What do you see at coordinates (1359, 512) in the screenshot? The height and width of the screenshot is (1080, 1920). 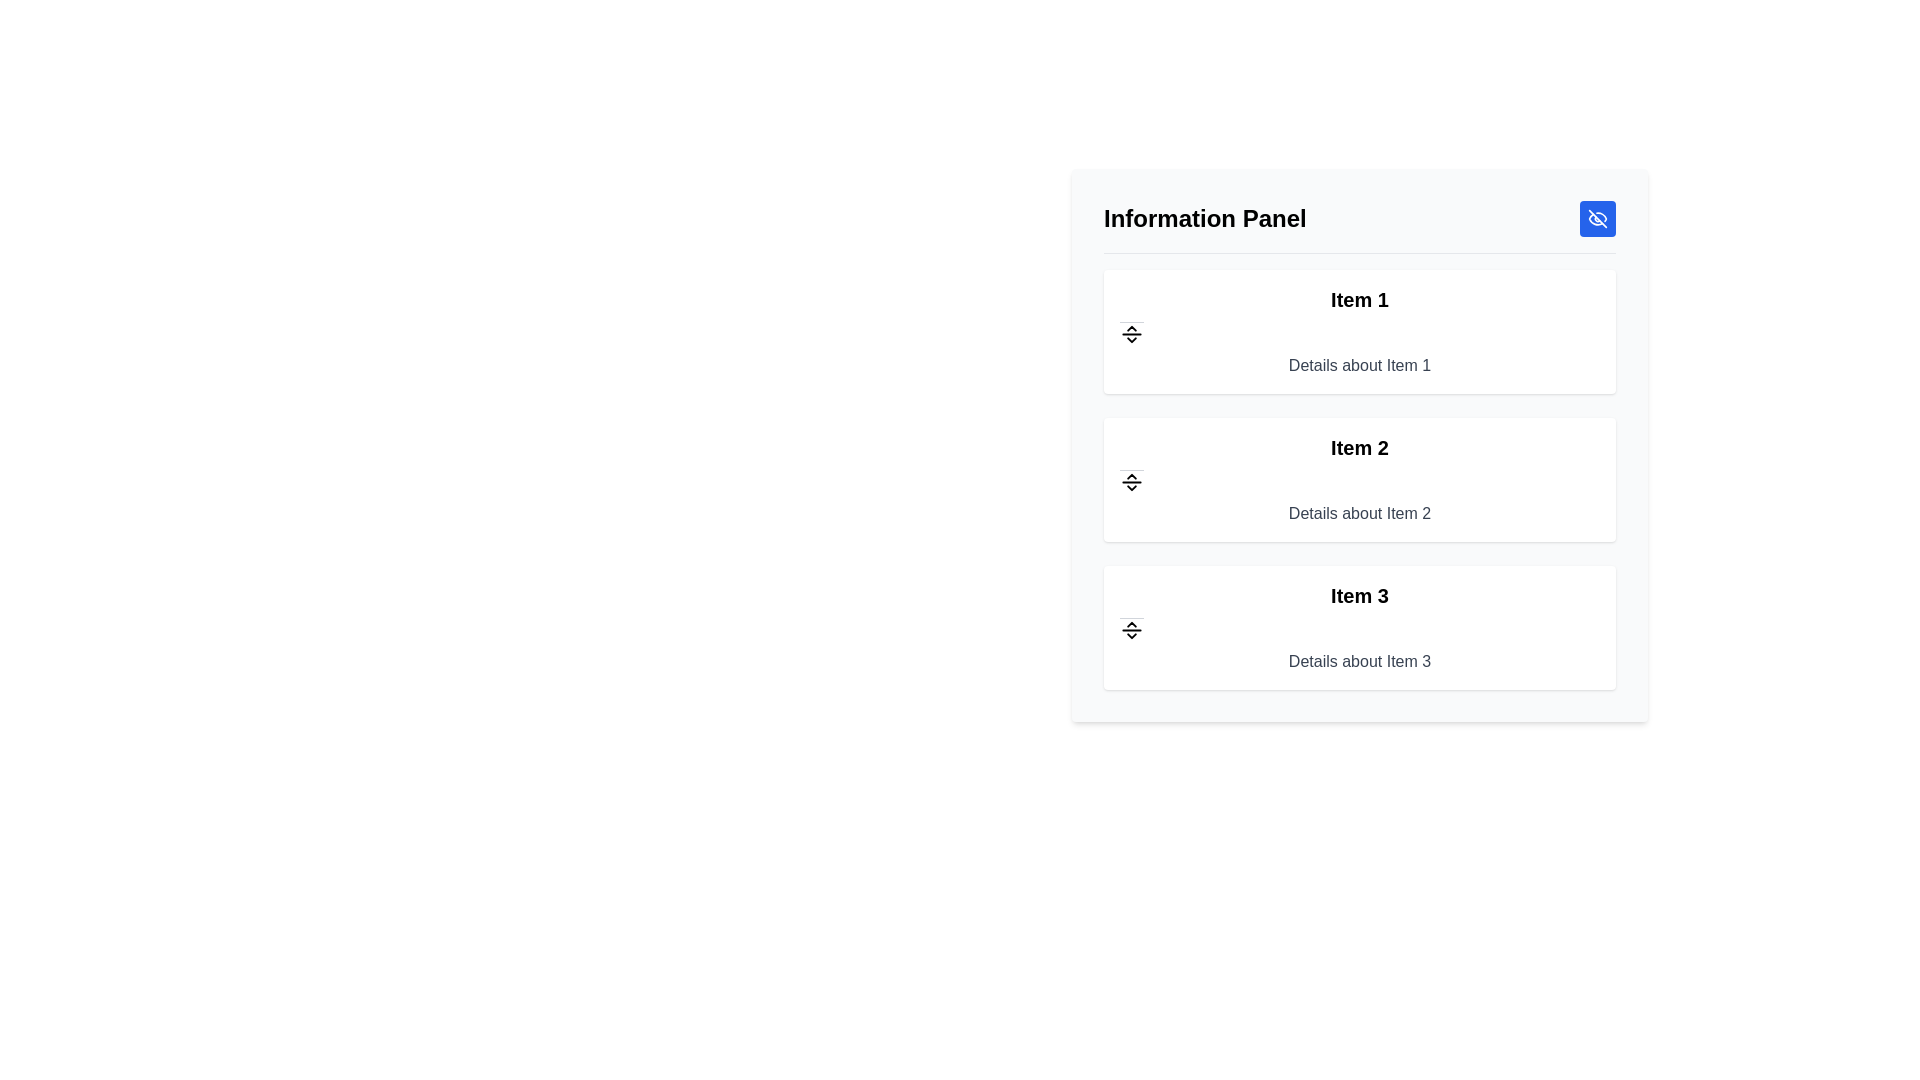 I see `the Text Label located below the horizontal separator of 'Item 2'` at bounding box center [1359, 512].